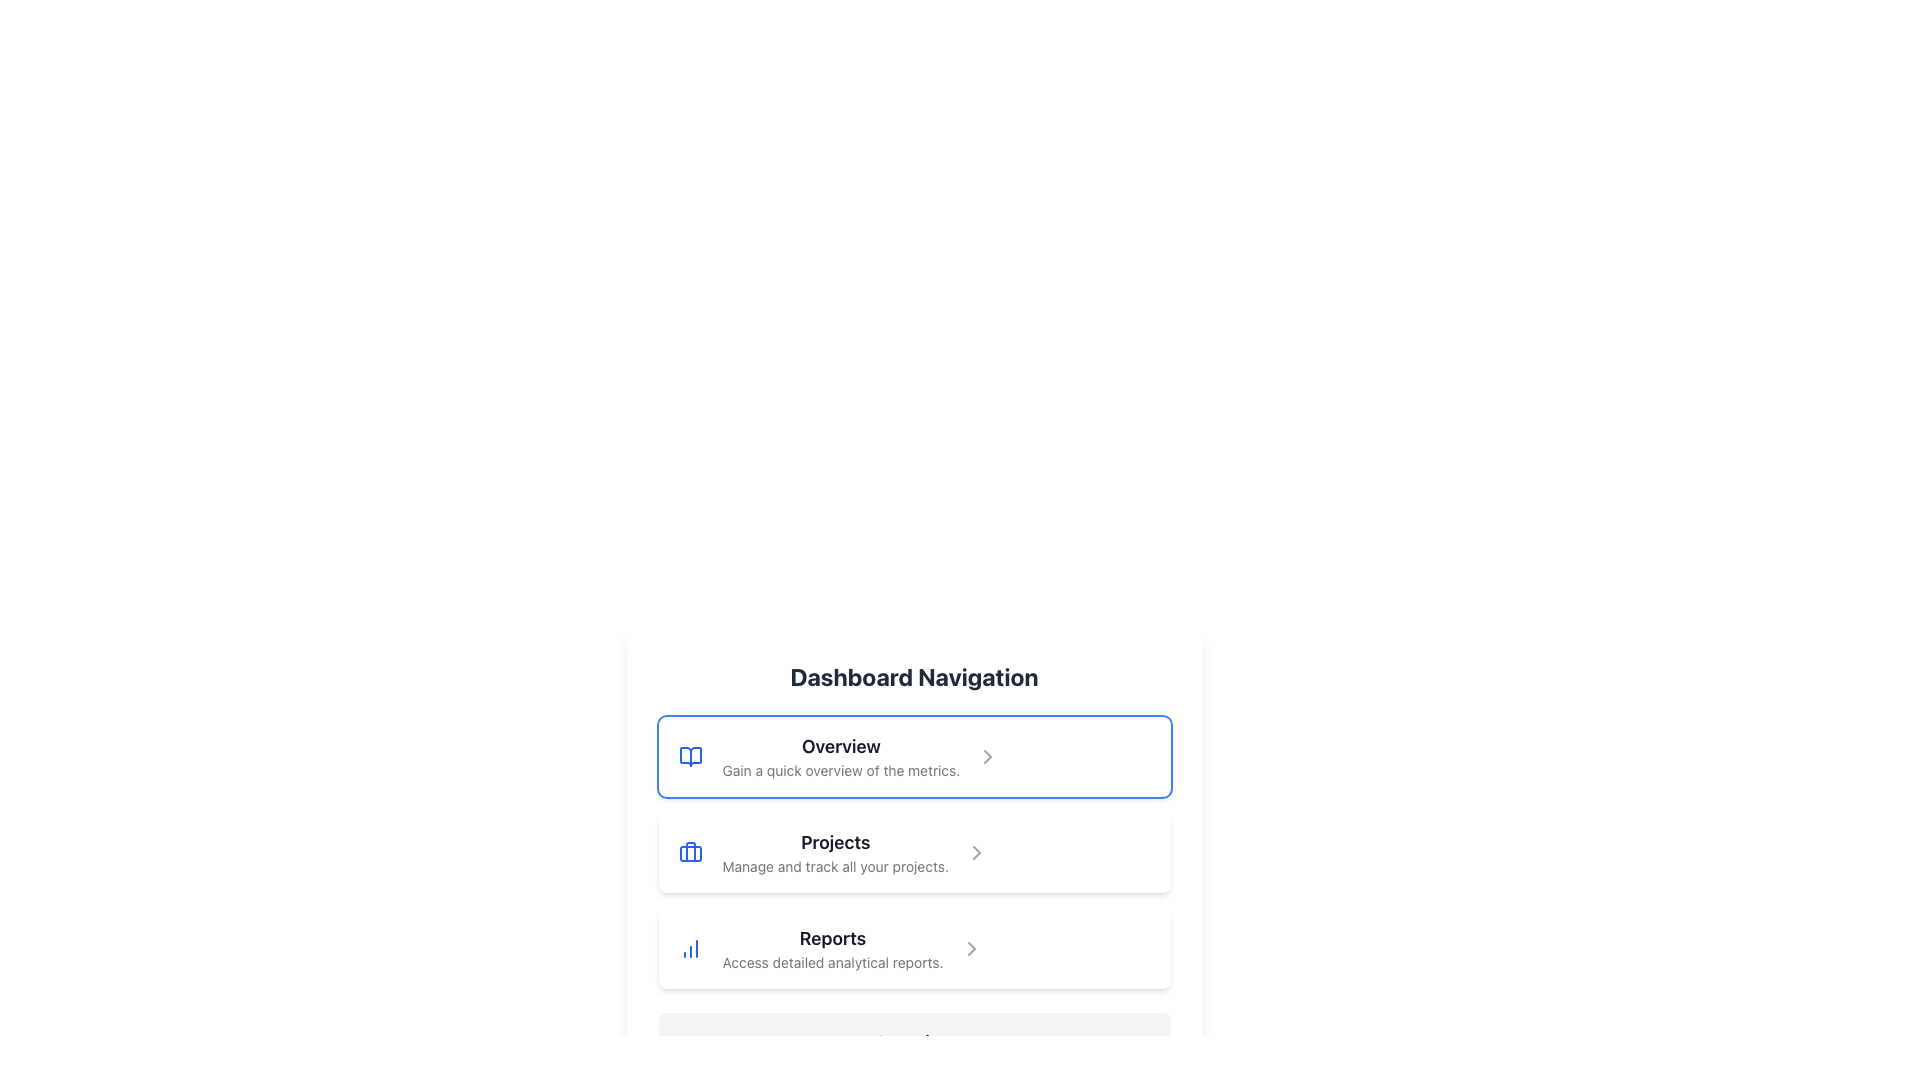 The image size is (1920, 1080). What do you see at coordinates (841, 756) in the screenshot?
I see `the 'Overview' text display element that contains the descriptive text 'Gain a quick overview of the metrics'` at bounding box center [841, 756].